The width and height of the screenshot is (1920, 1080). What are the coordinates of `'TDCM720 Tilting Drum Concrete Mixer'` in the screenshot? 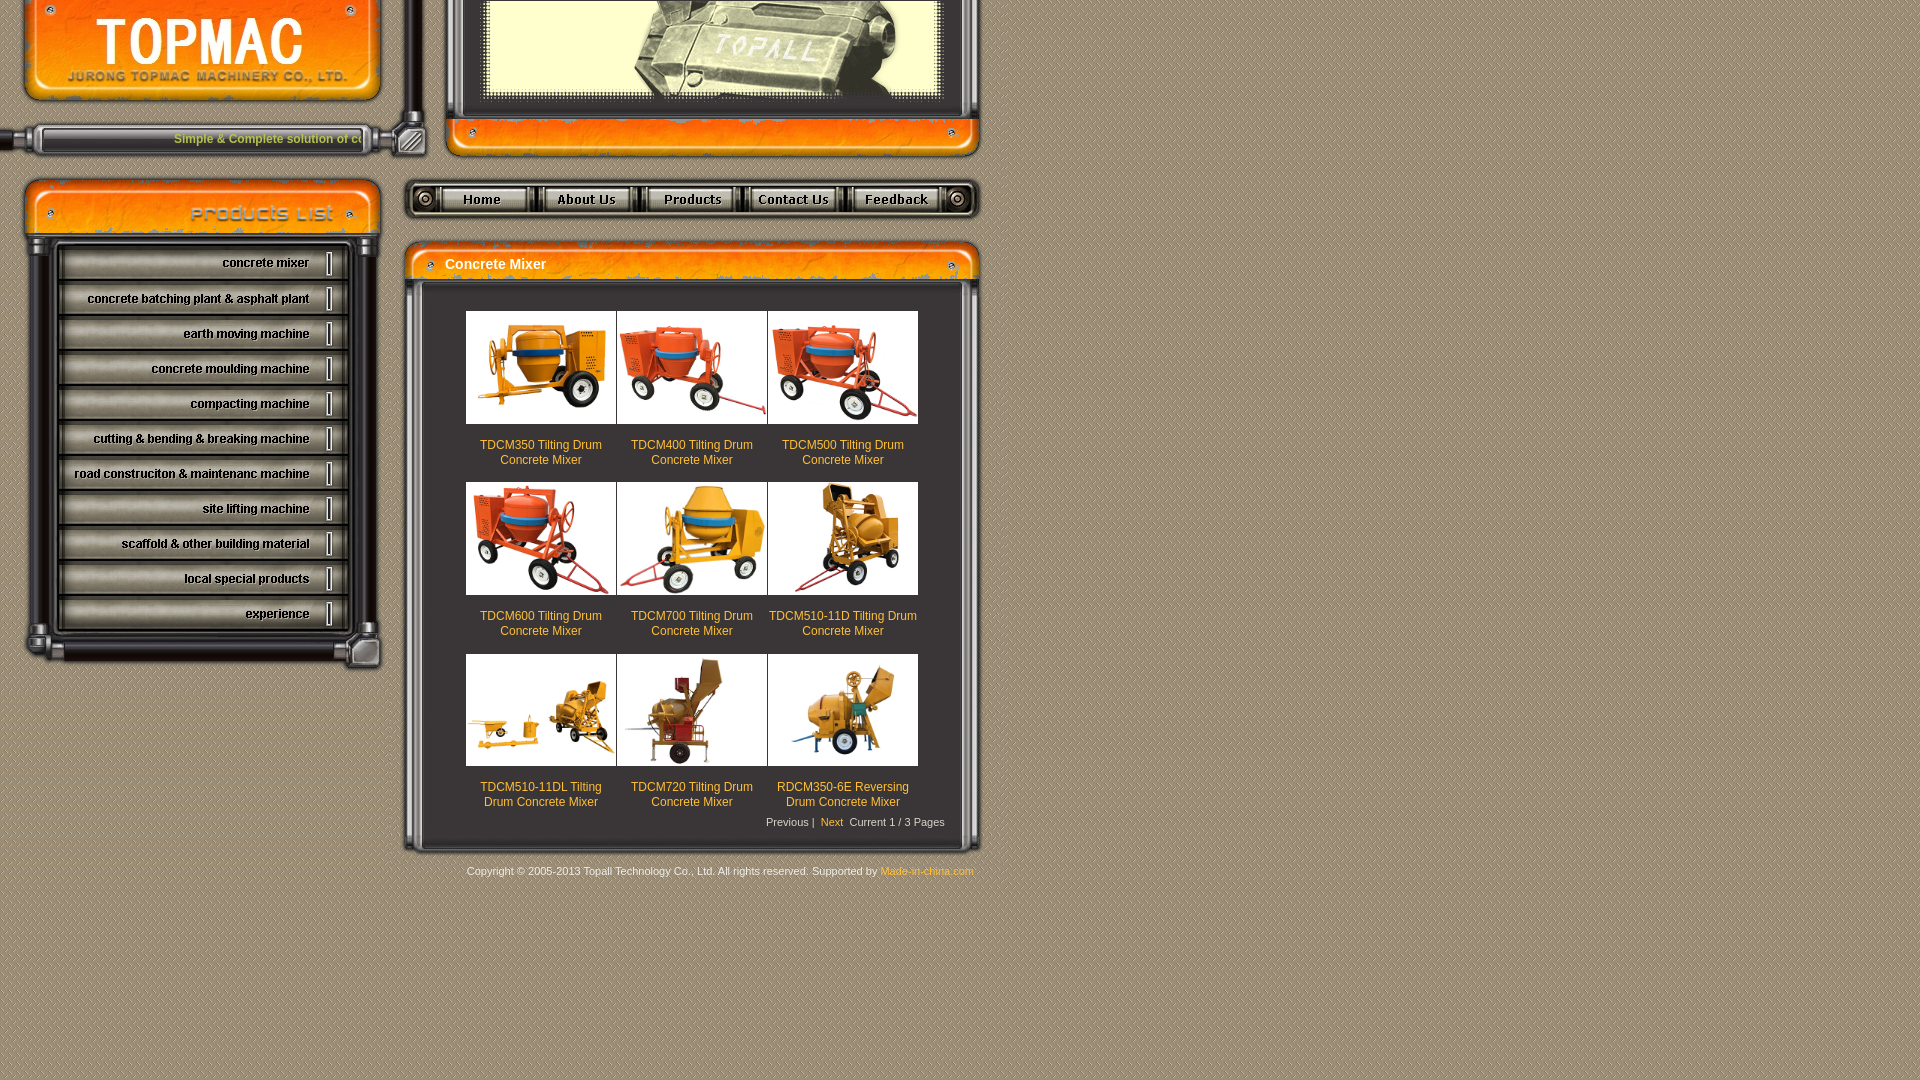 It's located at (691, 793).